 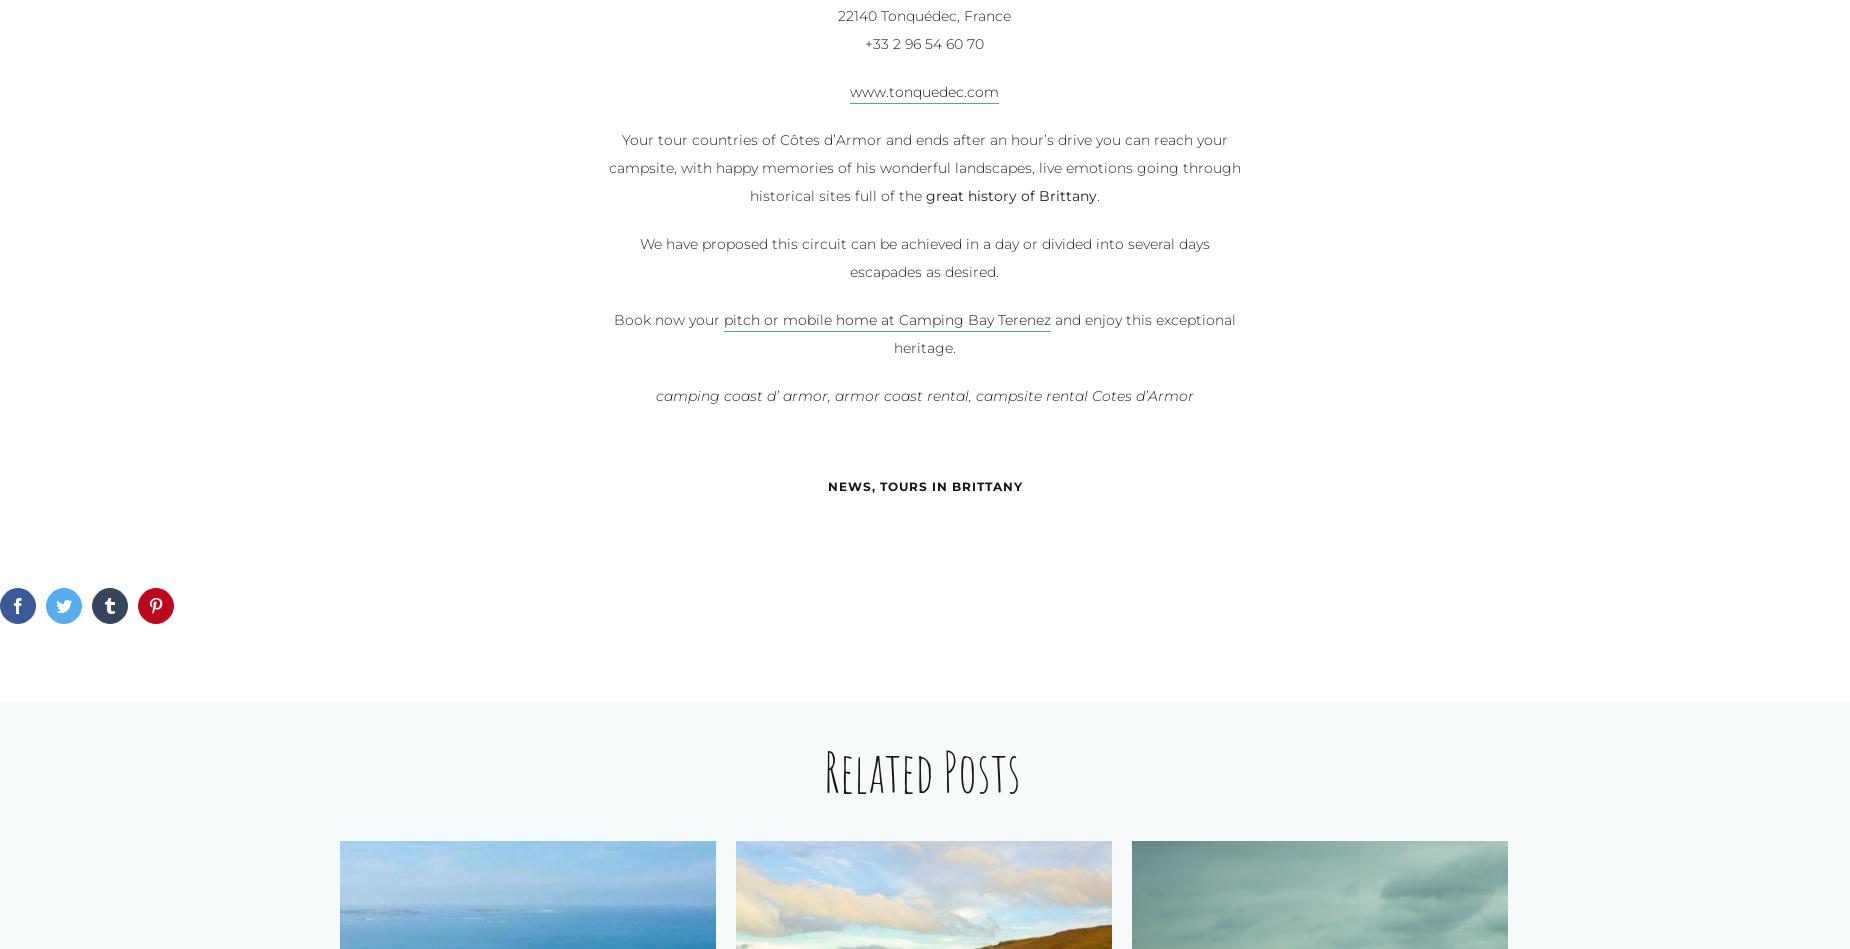 What do you see at coordinates (949, 486) in the screenshot?
I see `'Tours in Brittany'` at bounding box center [949, 486].